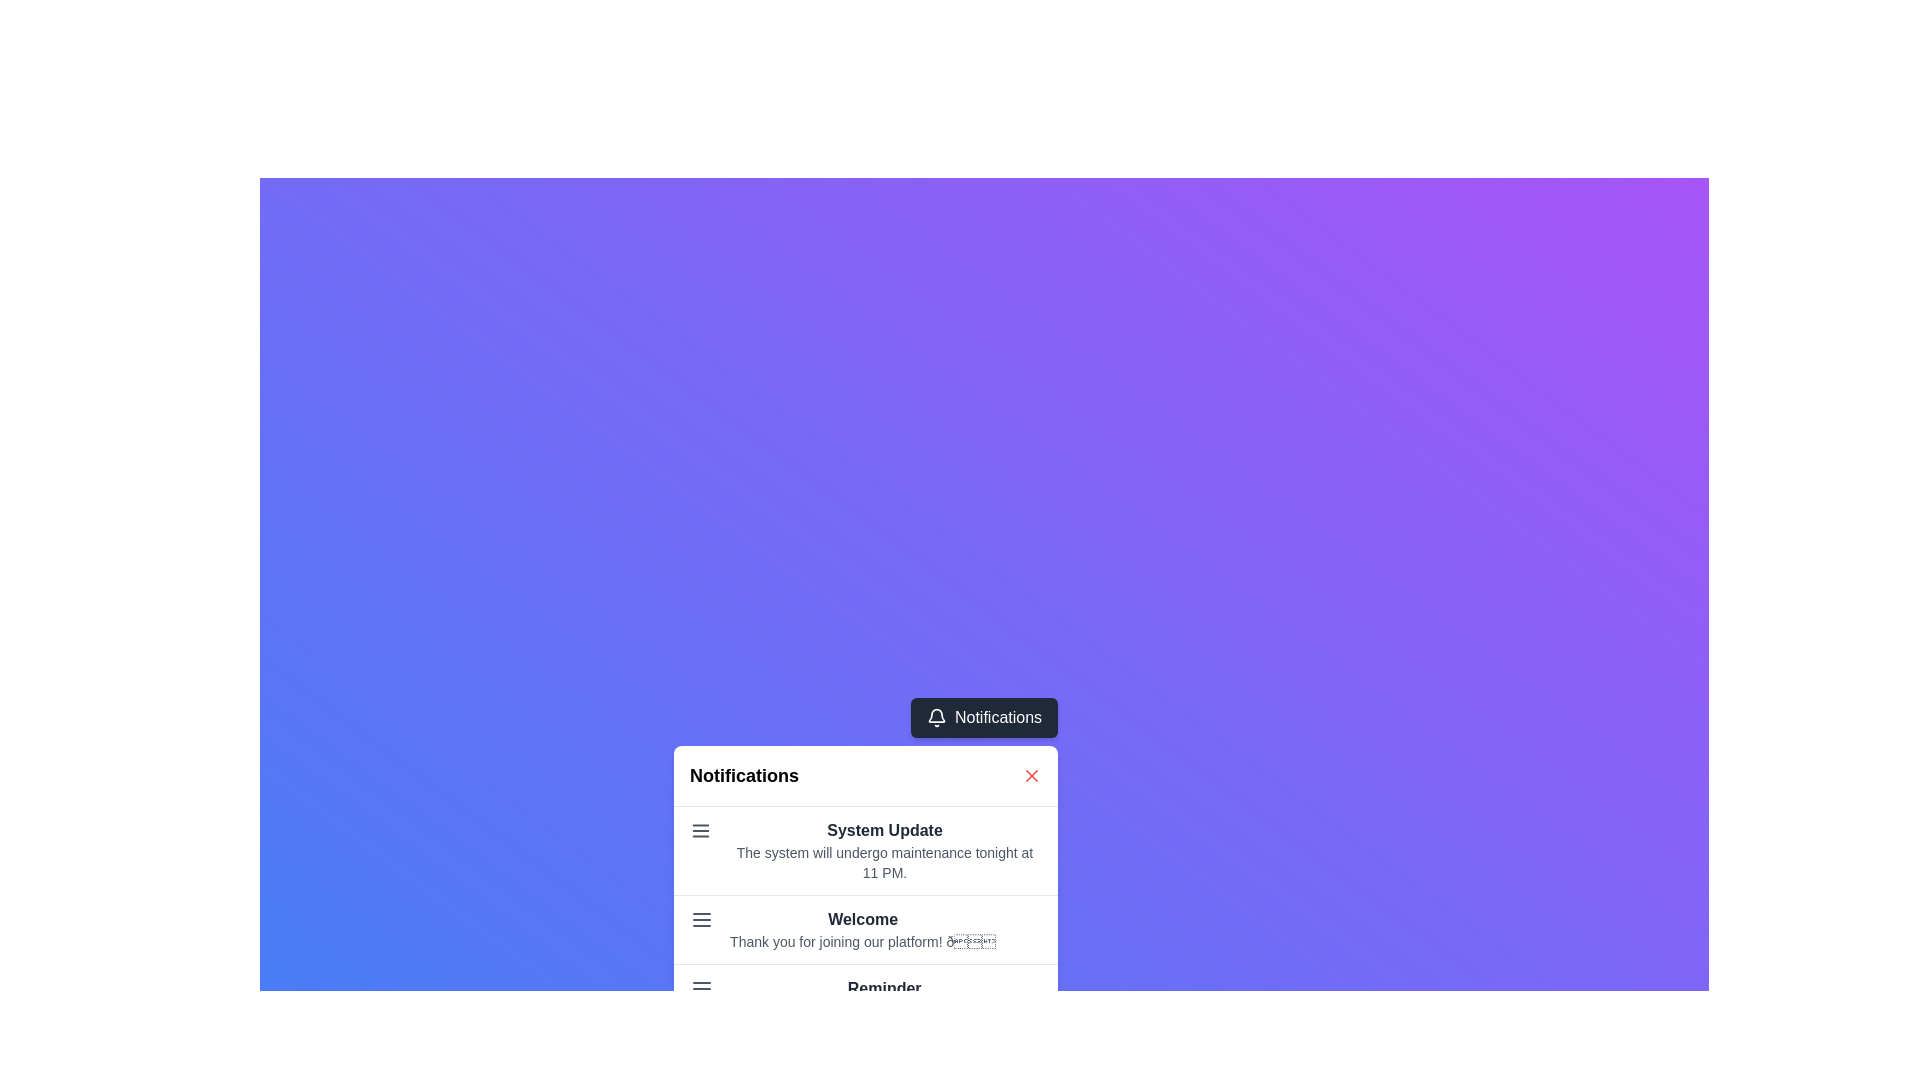 The width and height of the screenshot is (1920, 1080). I want to click on the bell-shaped notification icon located within the dark-colored button adjacent to the 'Notifications' text, so click(935, 716).